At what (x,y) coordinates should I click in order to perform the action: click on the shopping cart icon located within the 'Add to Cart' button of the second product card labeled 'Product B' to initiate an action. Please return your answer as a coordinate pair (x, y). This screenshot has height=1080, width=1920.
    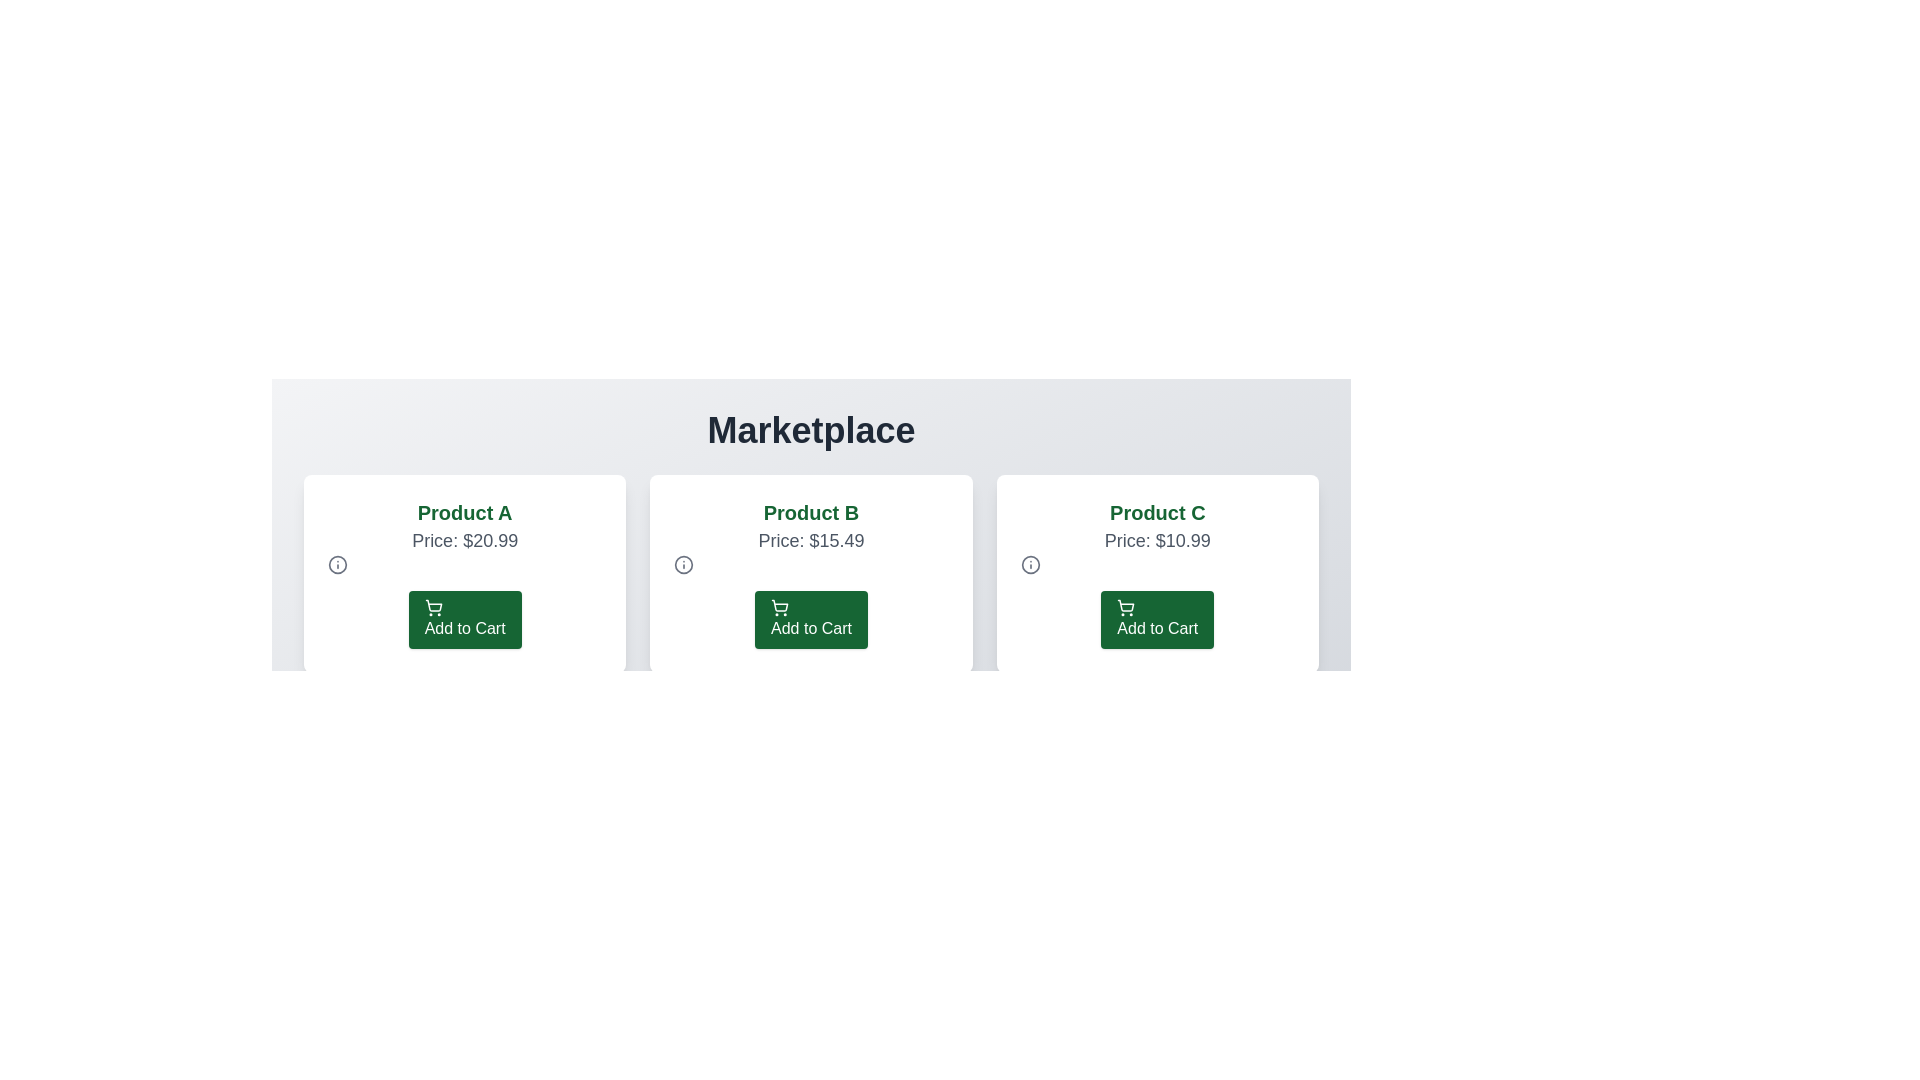
    Looking at the image, I should click on (779, 604).